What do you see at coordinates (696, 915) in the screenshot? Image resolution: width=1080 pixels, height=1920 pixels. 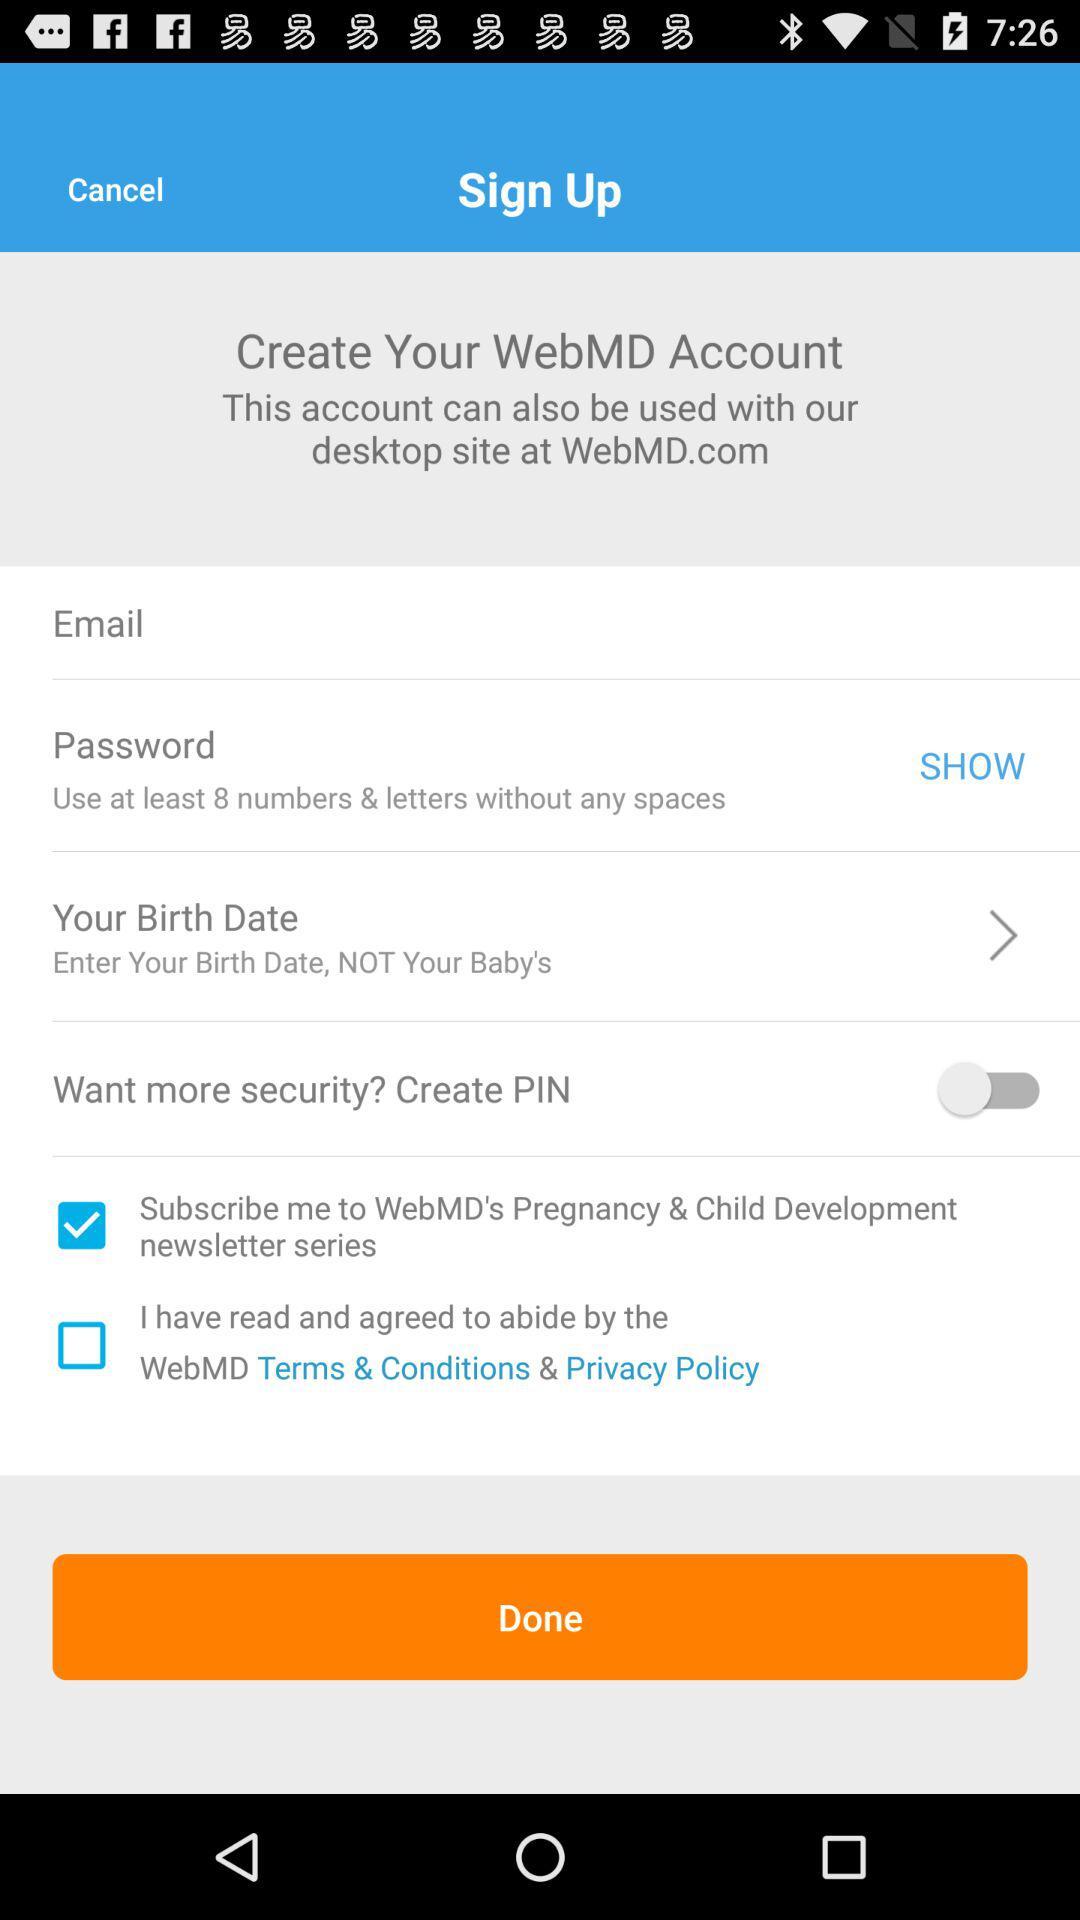 I see `item next to your birth date item` at bounding box center [696, 915].